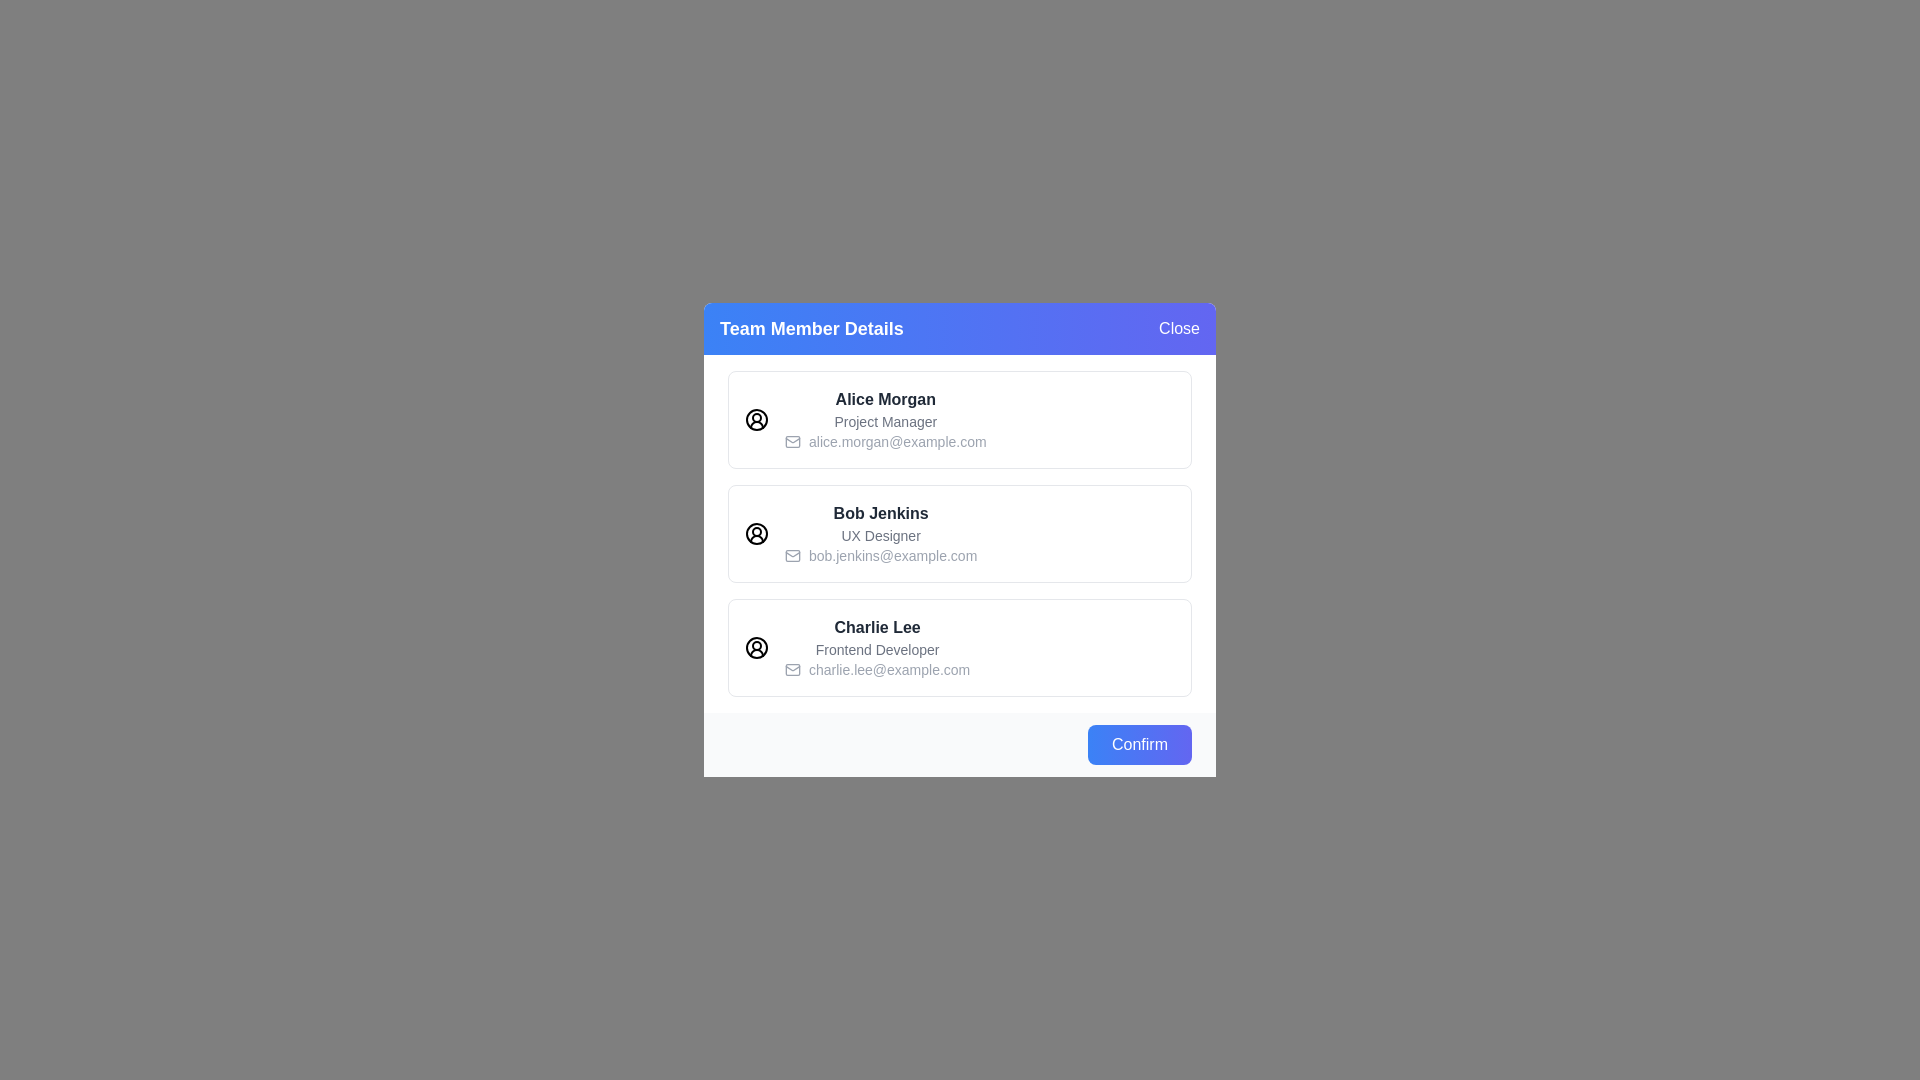  What do you see at coordinates (880, 555) in the screenshot?
I see `the Text label with icon that presents the email address associated with Bob Jenkins, located below the job title 'UX Designer'` at bounding box center [880, 555].